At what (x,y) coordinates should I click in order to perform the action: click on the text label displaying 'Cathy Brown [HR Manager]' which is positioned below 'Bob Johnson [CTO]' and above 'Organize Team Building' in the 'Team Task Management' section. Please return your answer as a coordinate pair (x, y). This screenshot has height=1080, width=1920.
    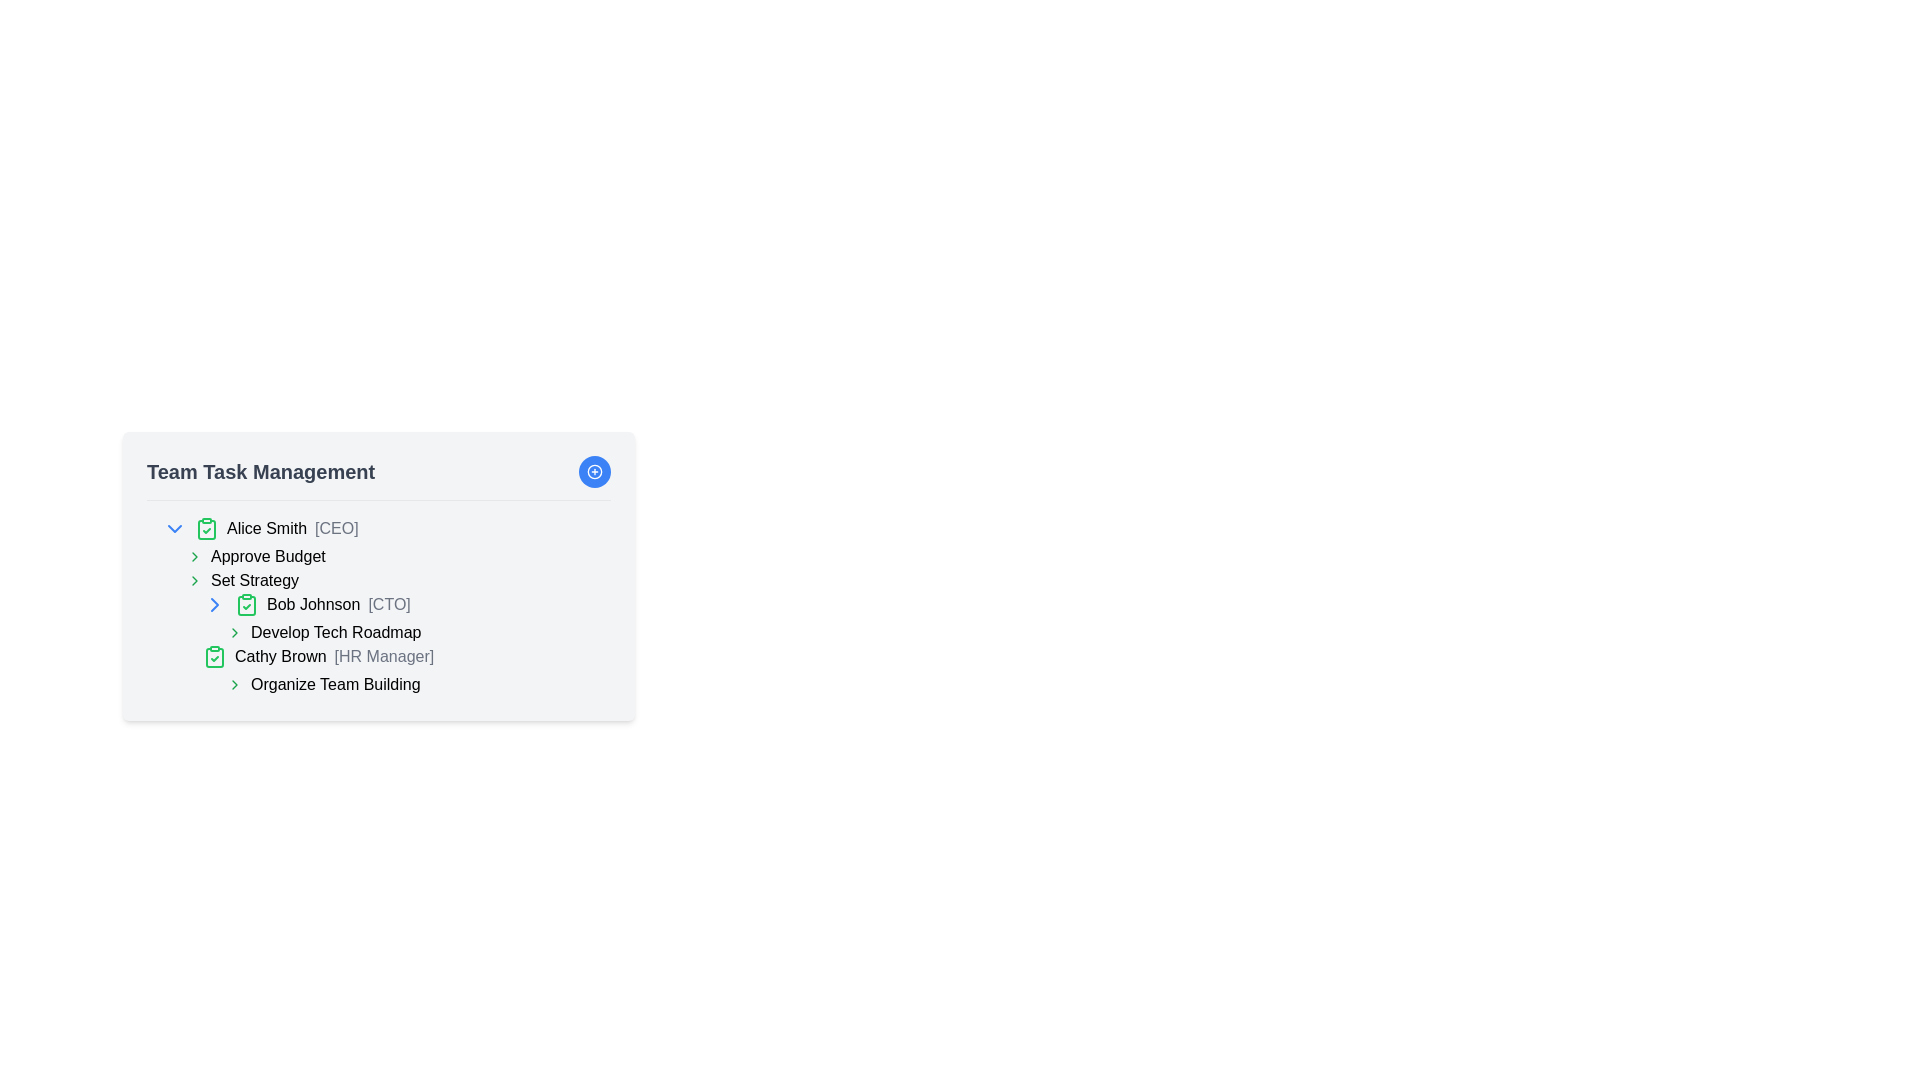
    Looking at the image, I should click on (334, 656).